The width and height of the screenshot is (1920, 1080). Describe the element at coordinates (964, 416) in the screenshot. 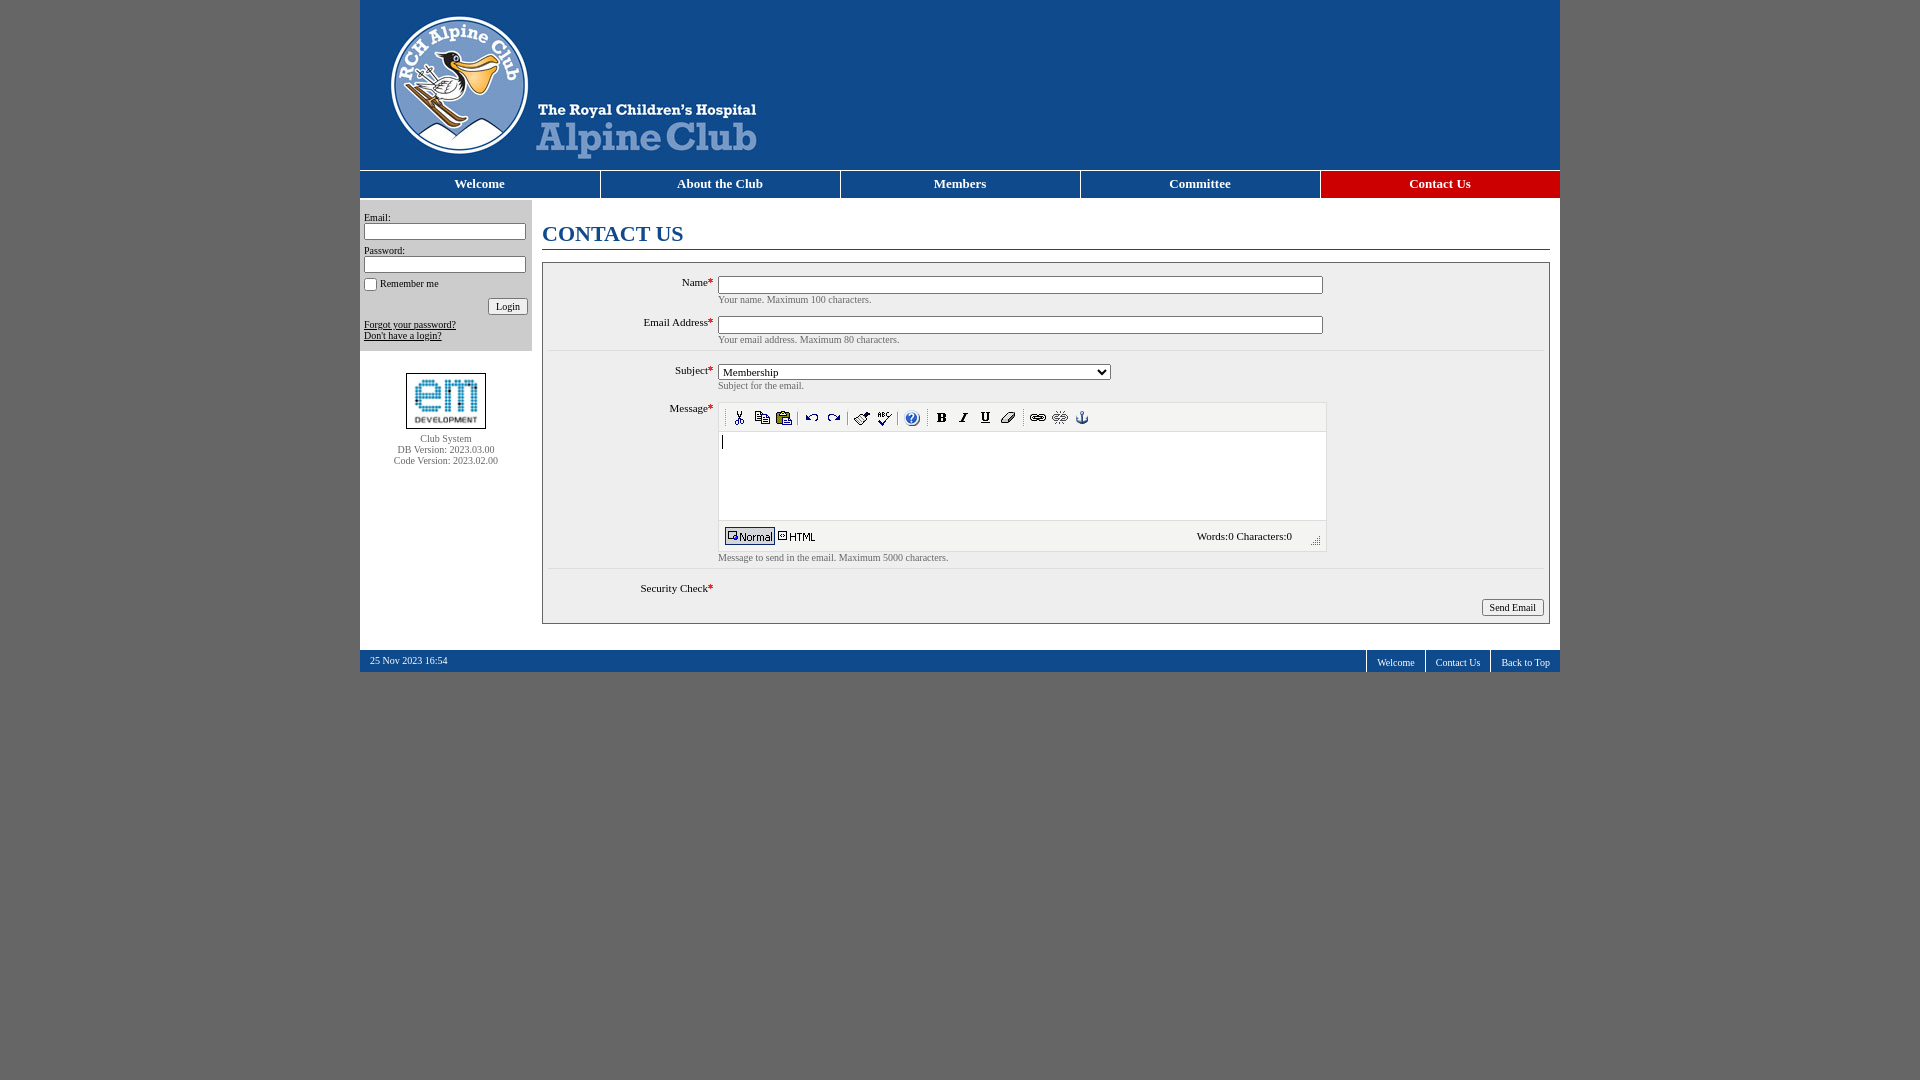

I see `'Italic'` at that location.